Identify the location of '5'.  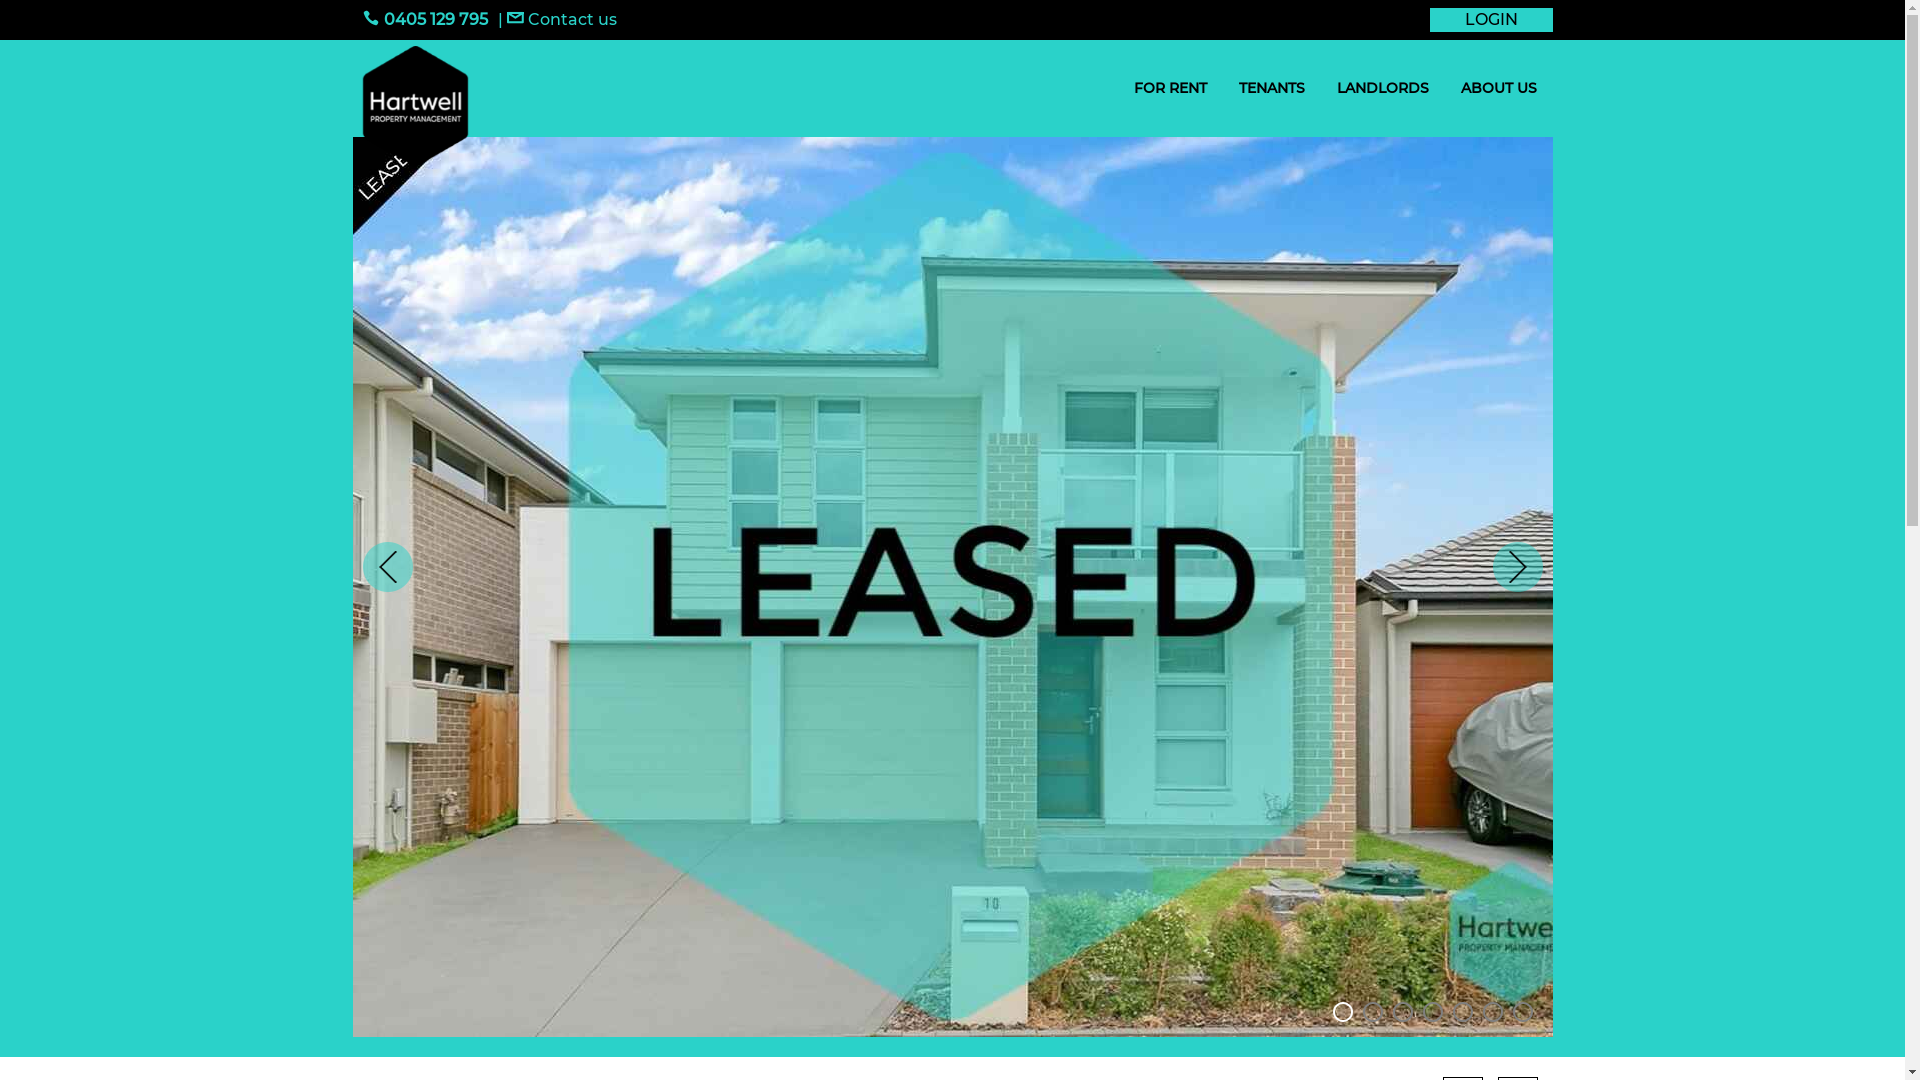
(1462, 1011).